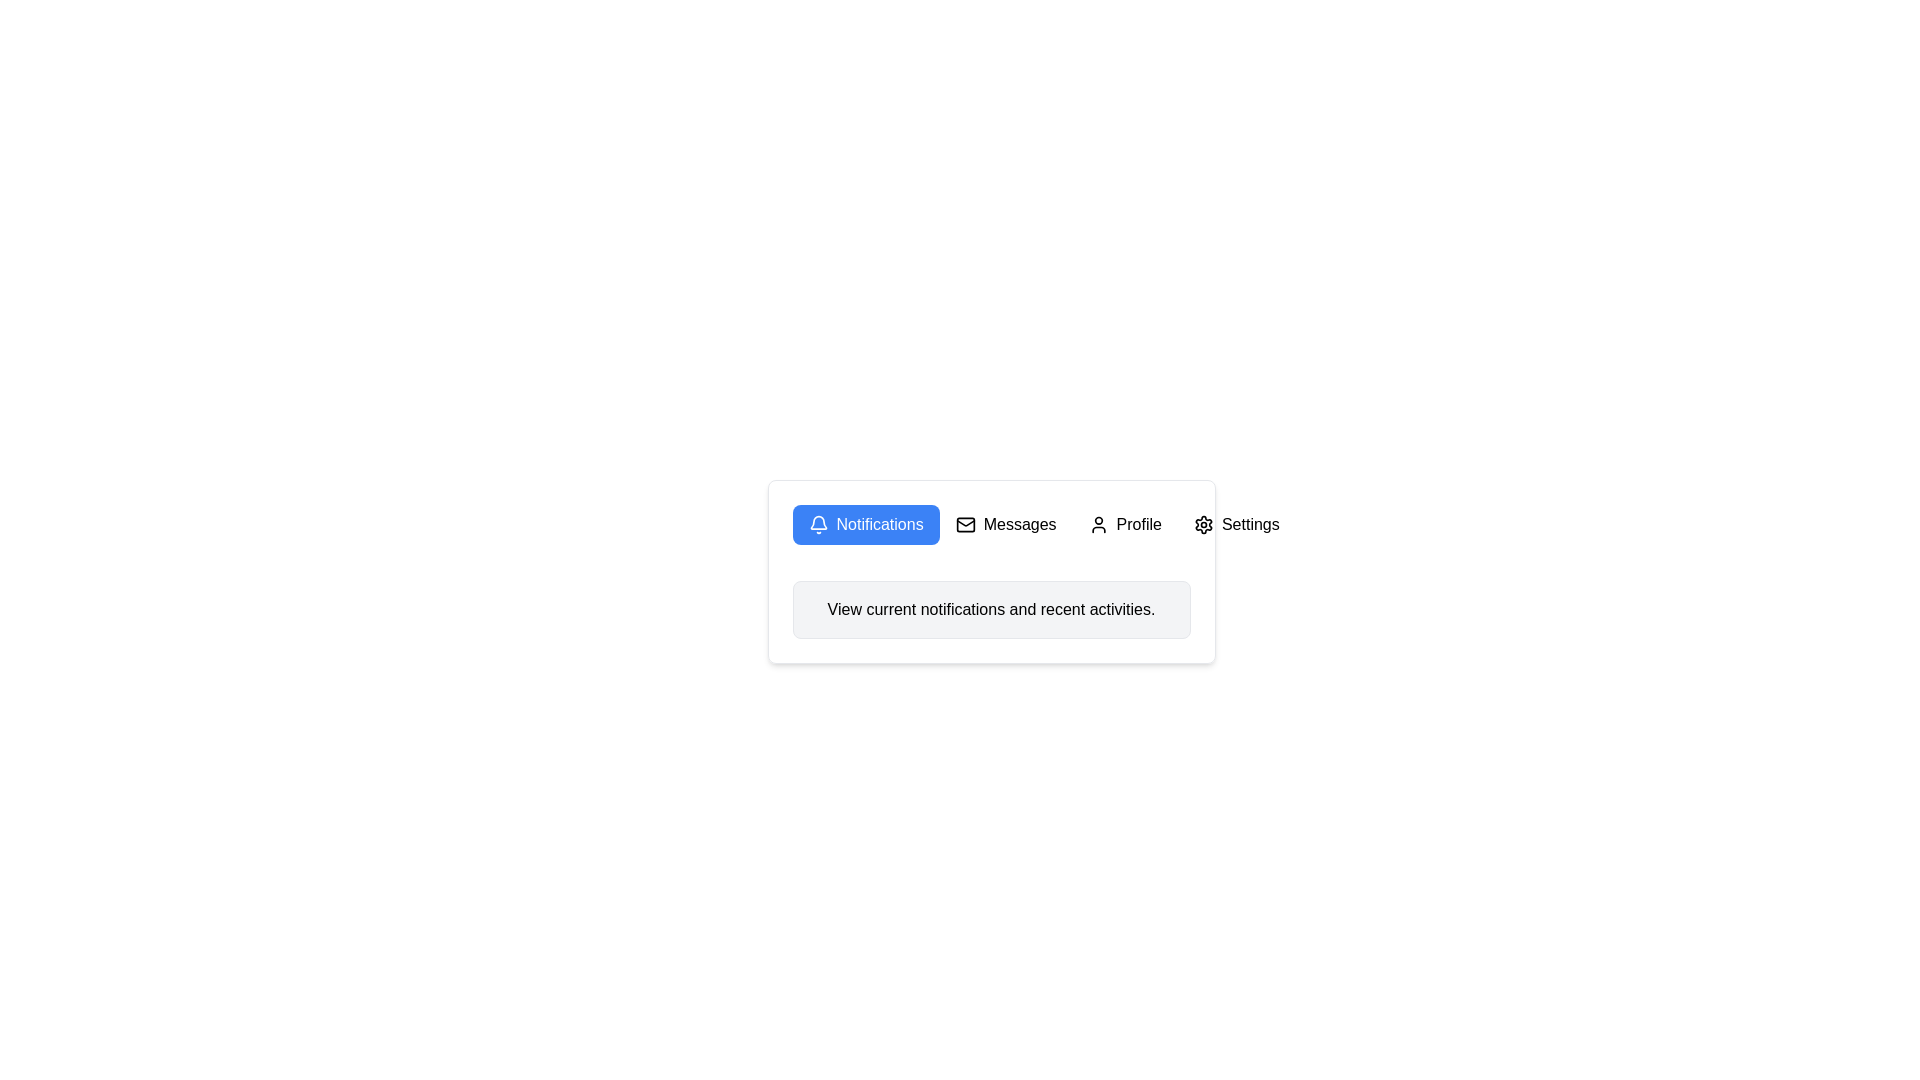 This screenshot has width=1920, height=1080. I want to click on the Informational text block with the text 'View current notifications and recent activities.' which has a light gray background and is centrally positioned below the interactive buttons, so click(991, 608).